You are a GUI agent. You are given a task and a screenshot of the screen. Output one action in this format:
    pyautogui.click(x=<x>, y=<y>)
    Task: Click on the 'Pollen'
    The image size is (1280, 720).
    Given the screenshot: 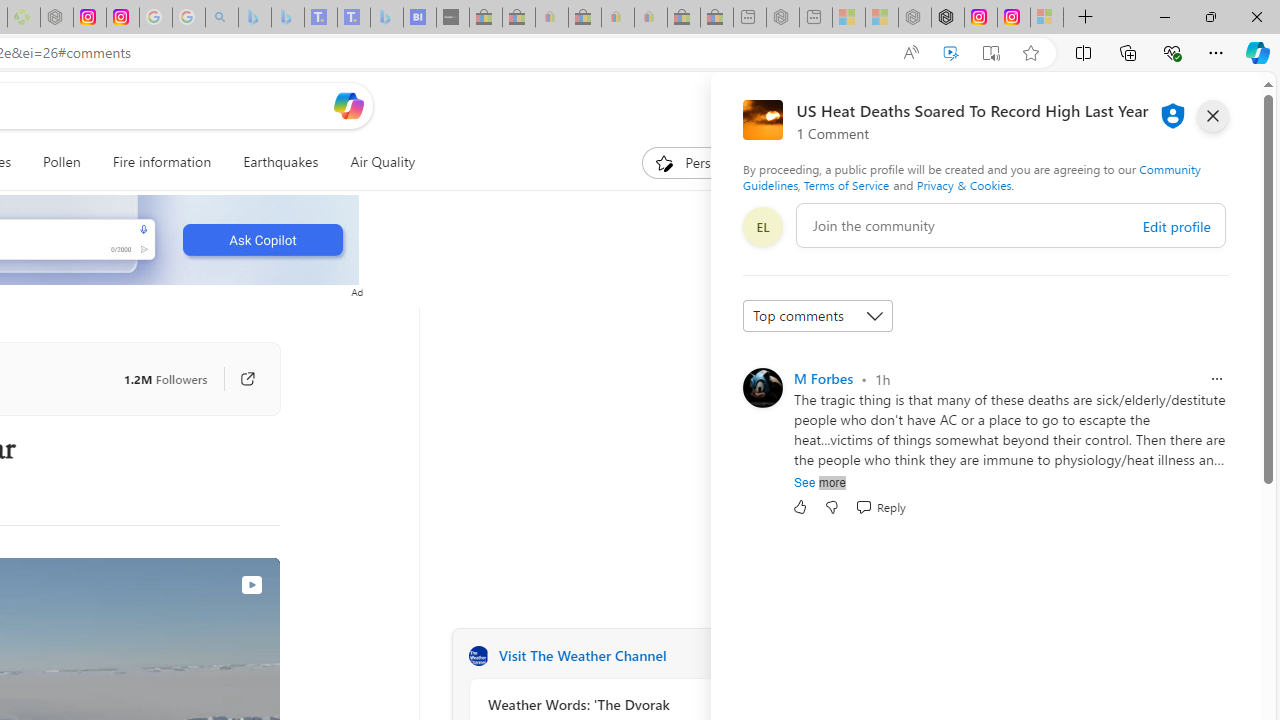 What is the action you would take?
    pyautogui.click(x=62, y=162)
    